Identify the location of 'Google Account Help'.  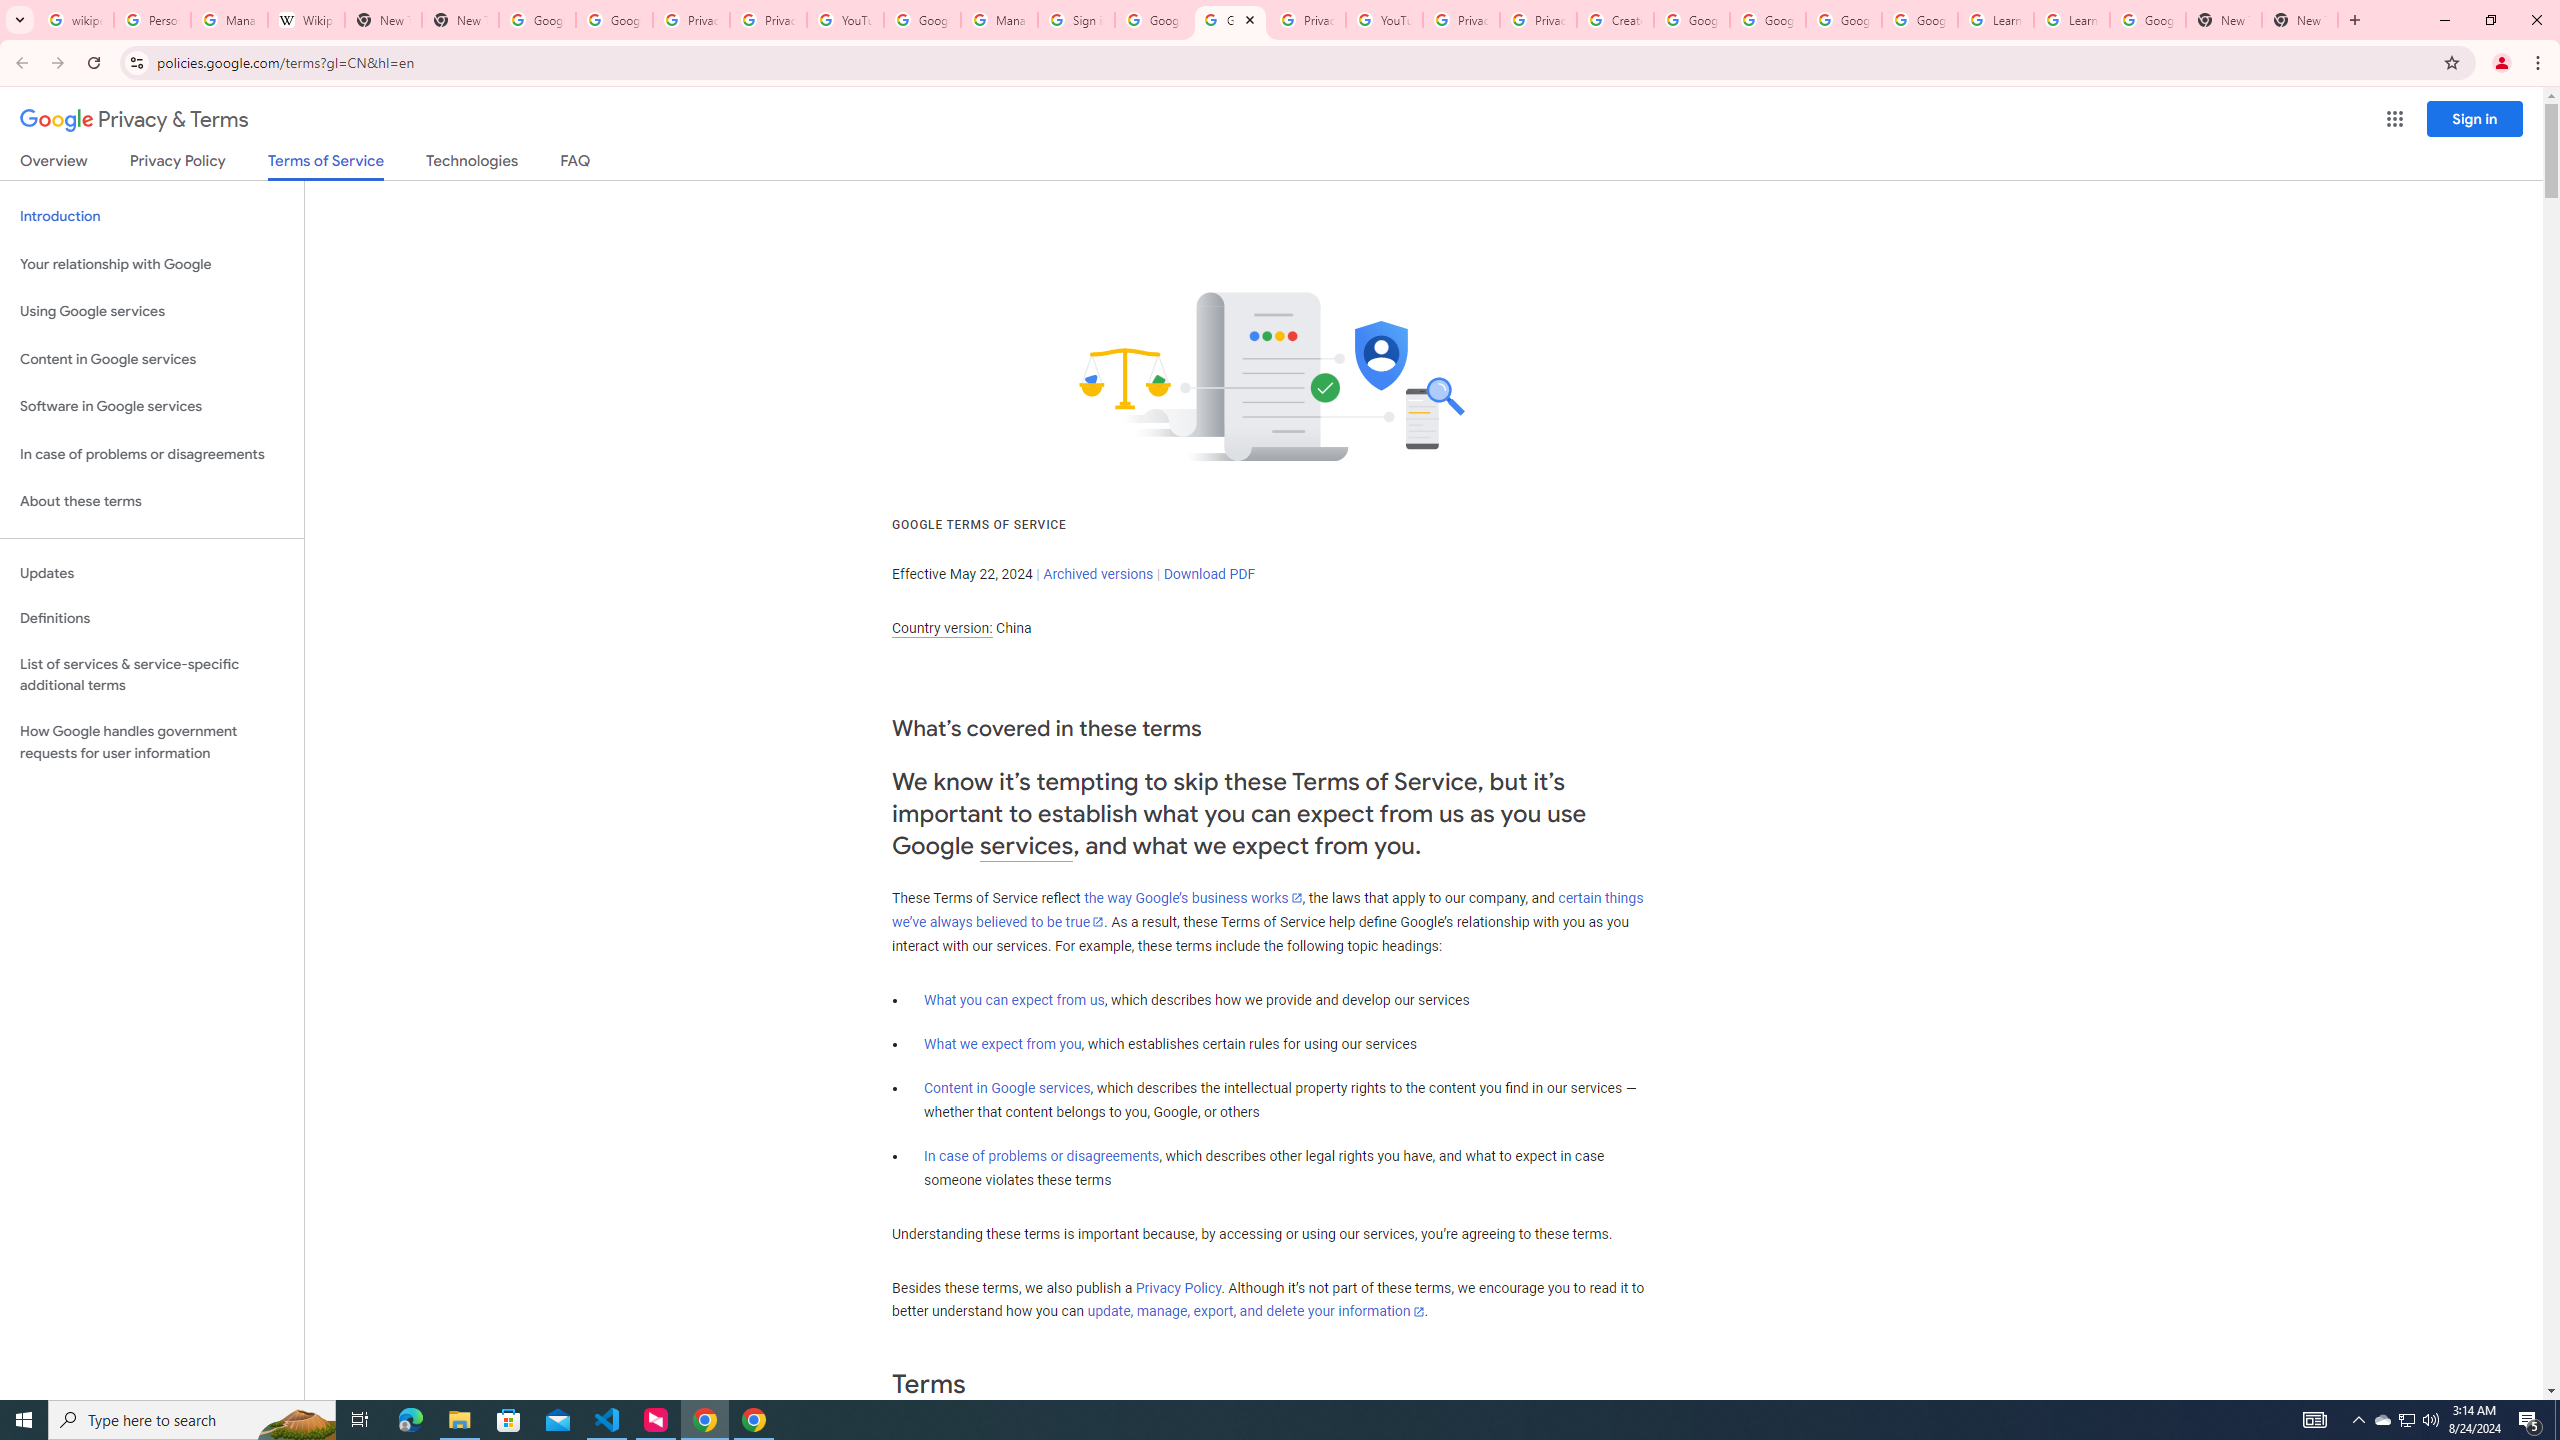
(1920, 19).